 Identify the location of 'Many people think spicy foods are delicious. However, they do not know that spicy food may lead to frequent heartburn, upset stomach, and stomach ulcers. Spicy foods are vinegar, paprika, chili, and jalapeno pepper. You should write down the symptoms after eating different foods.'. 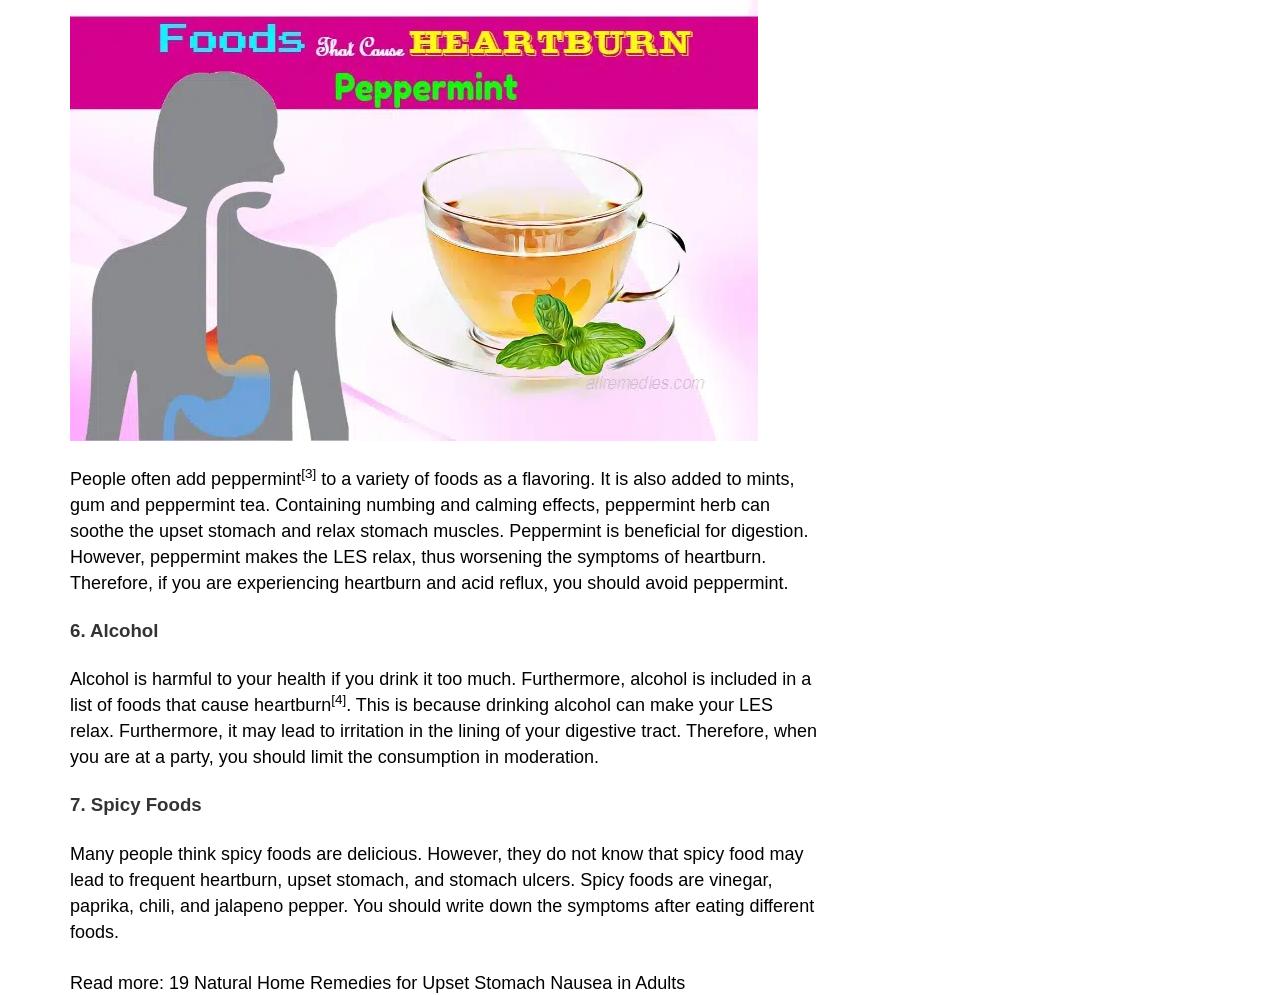
(440, 891).